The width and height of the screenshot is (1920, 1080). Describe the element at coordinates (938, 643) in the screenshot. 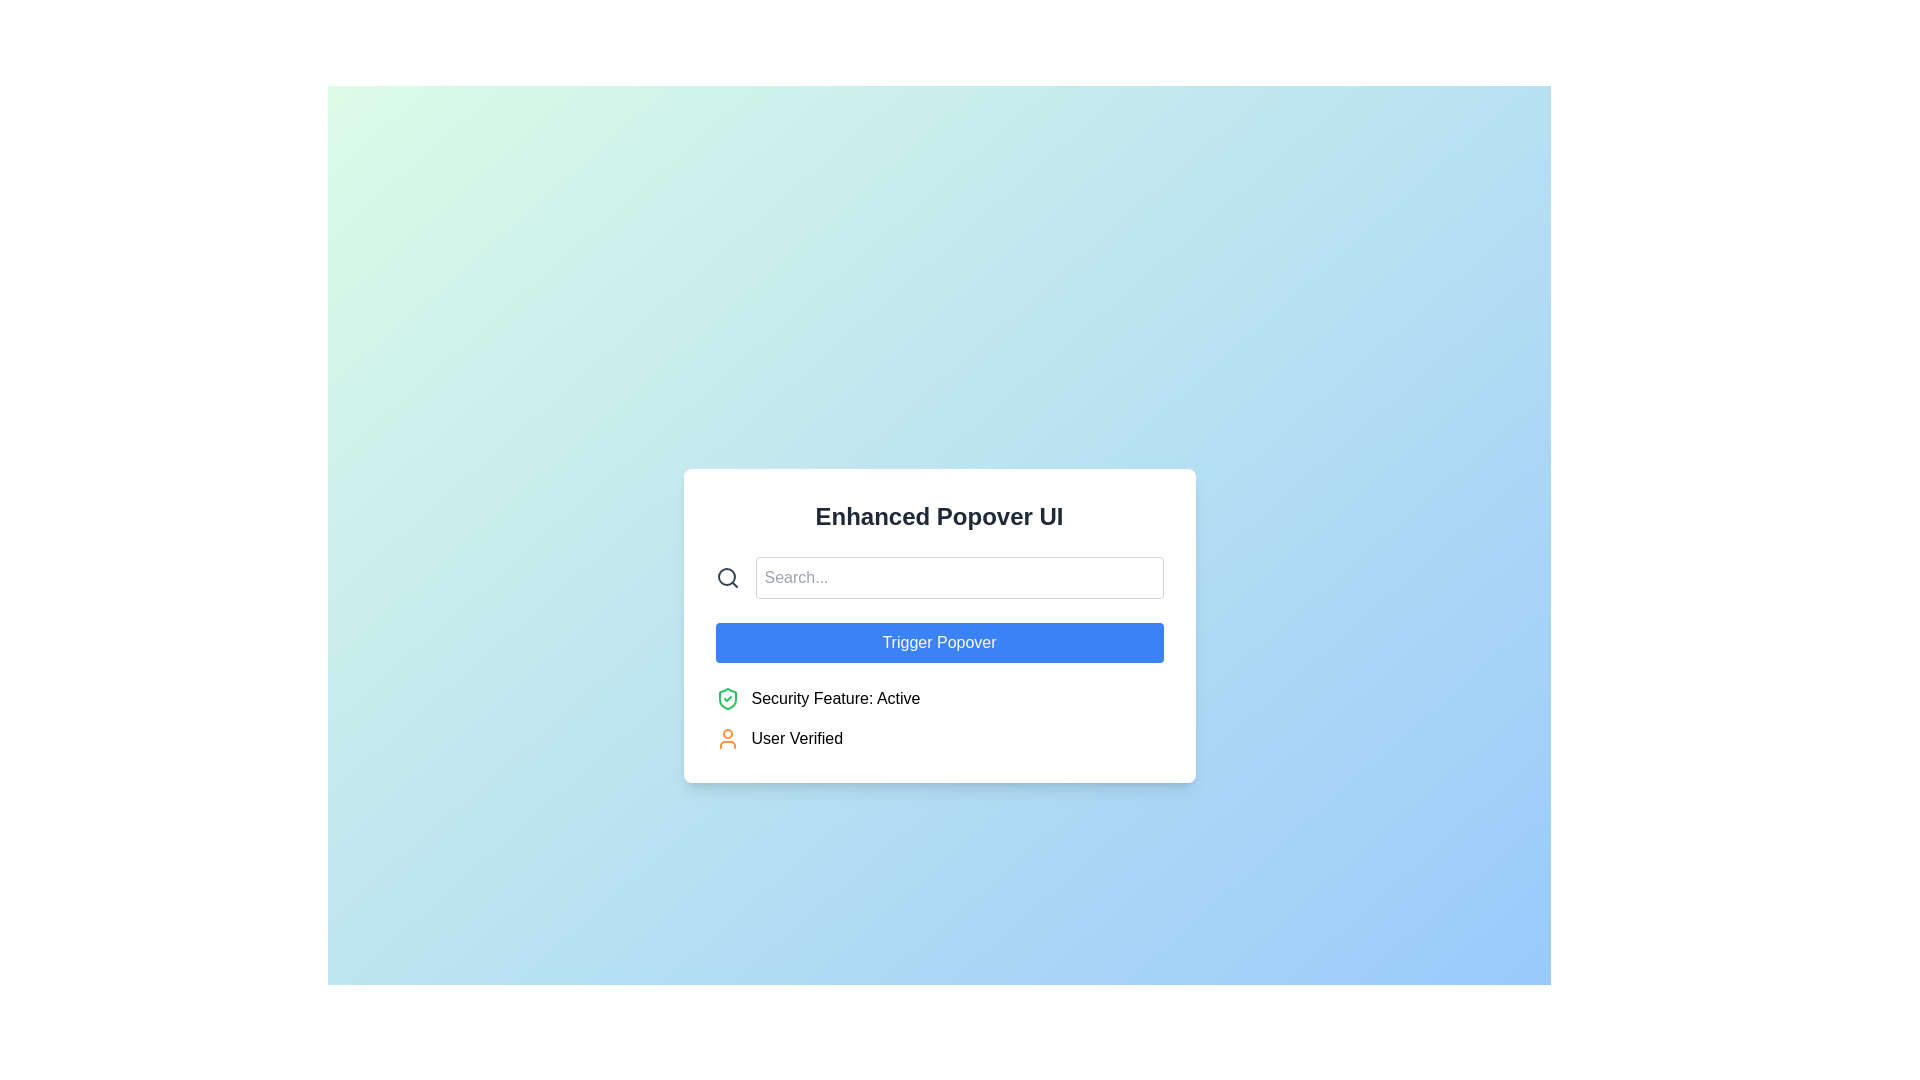

I see `the 'Trigger Popover' button` at that location.